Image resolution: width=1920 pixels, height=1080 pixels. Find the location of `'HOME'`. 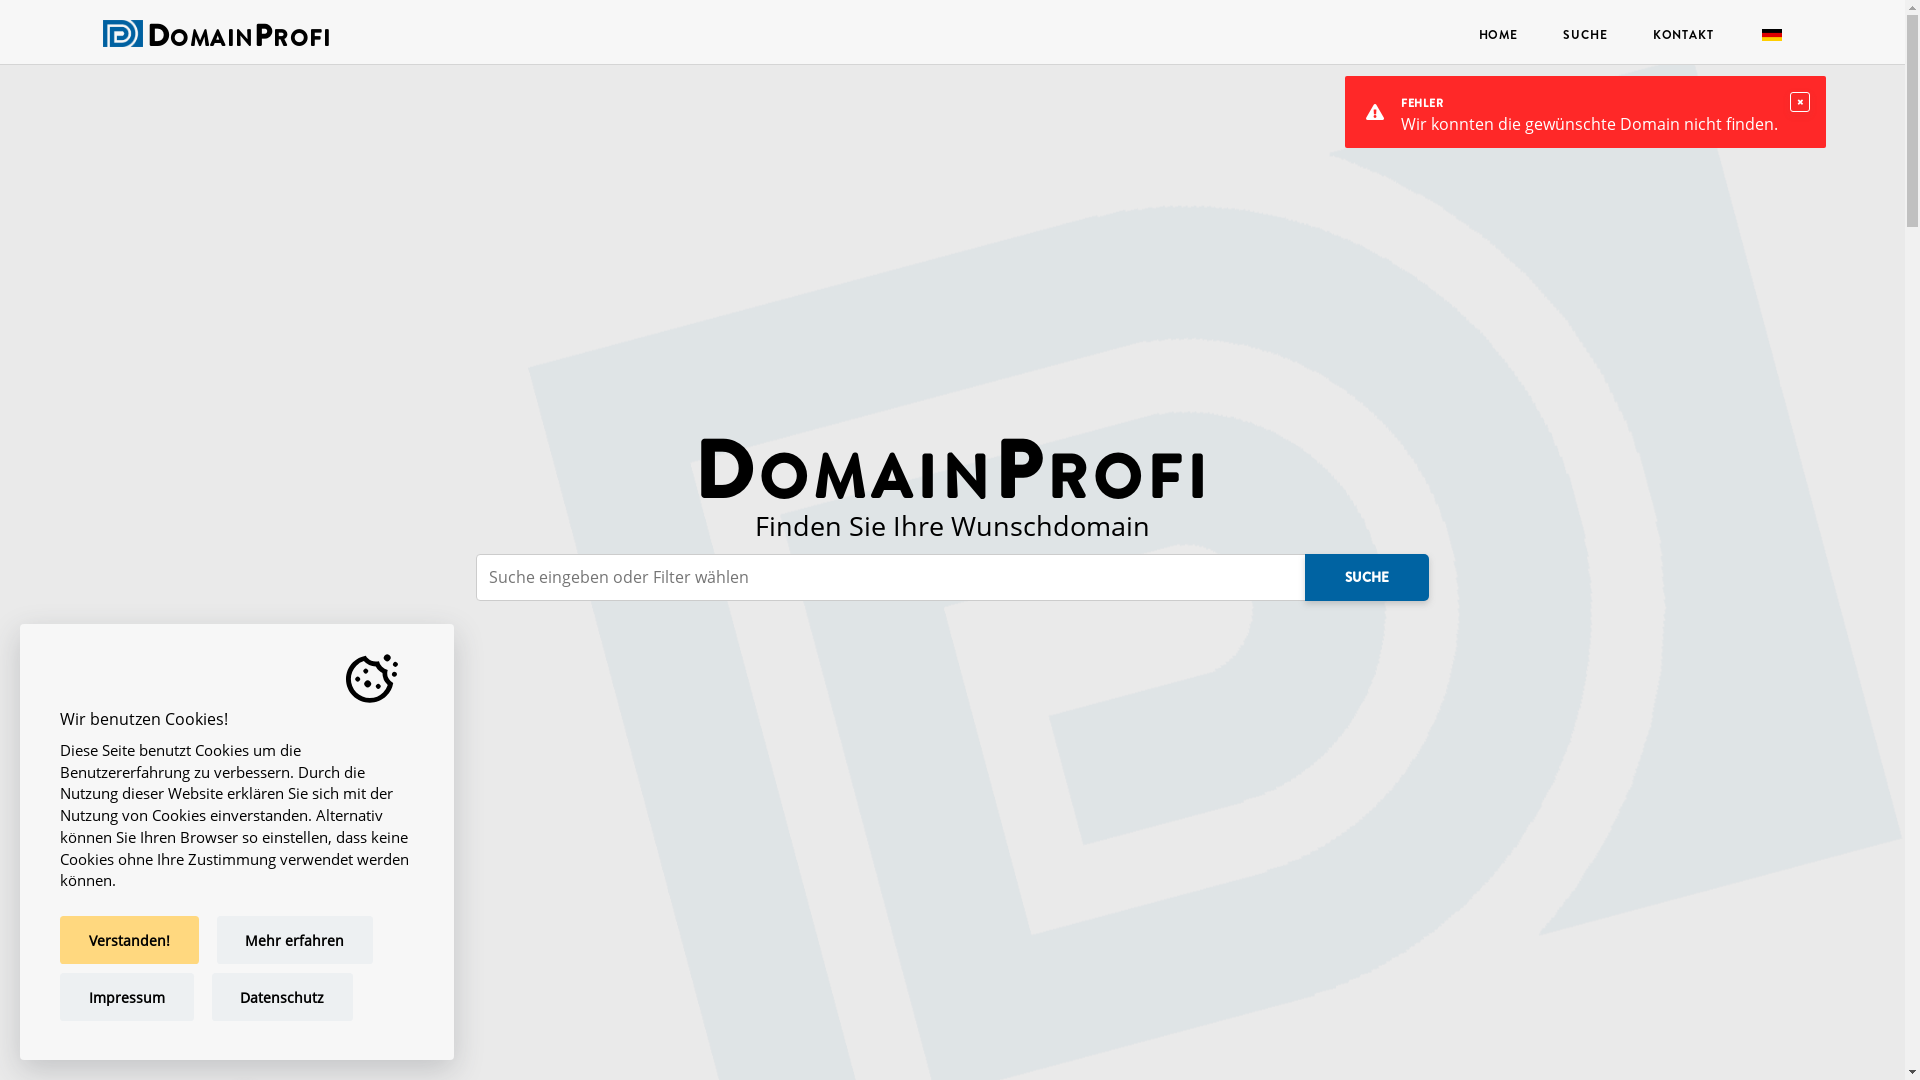

'HOME' is located at coordinates (1455, 34).